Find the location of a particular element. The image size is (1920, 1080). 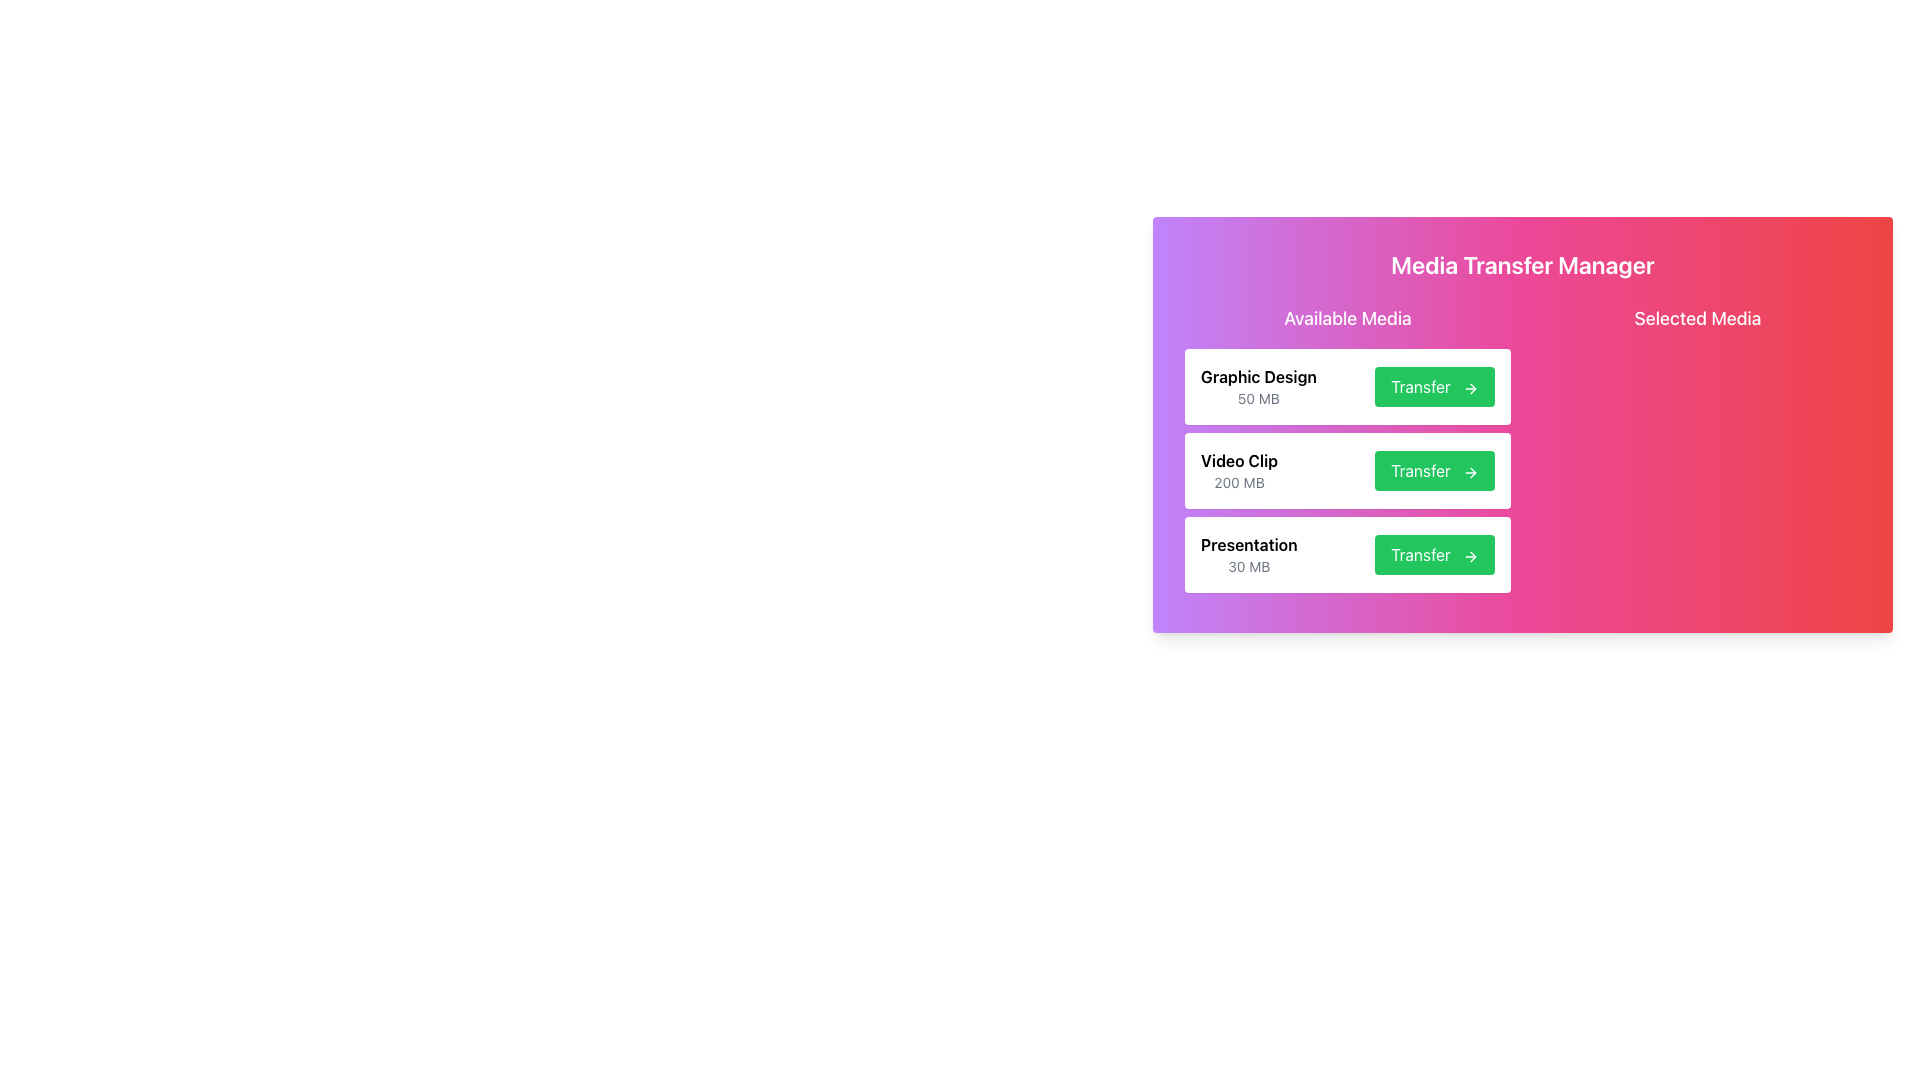

the list item representing the media titled 'Video Clip' with a size of '200 MB' is located at coordinates (1348, 452).